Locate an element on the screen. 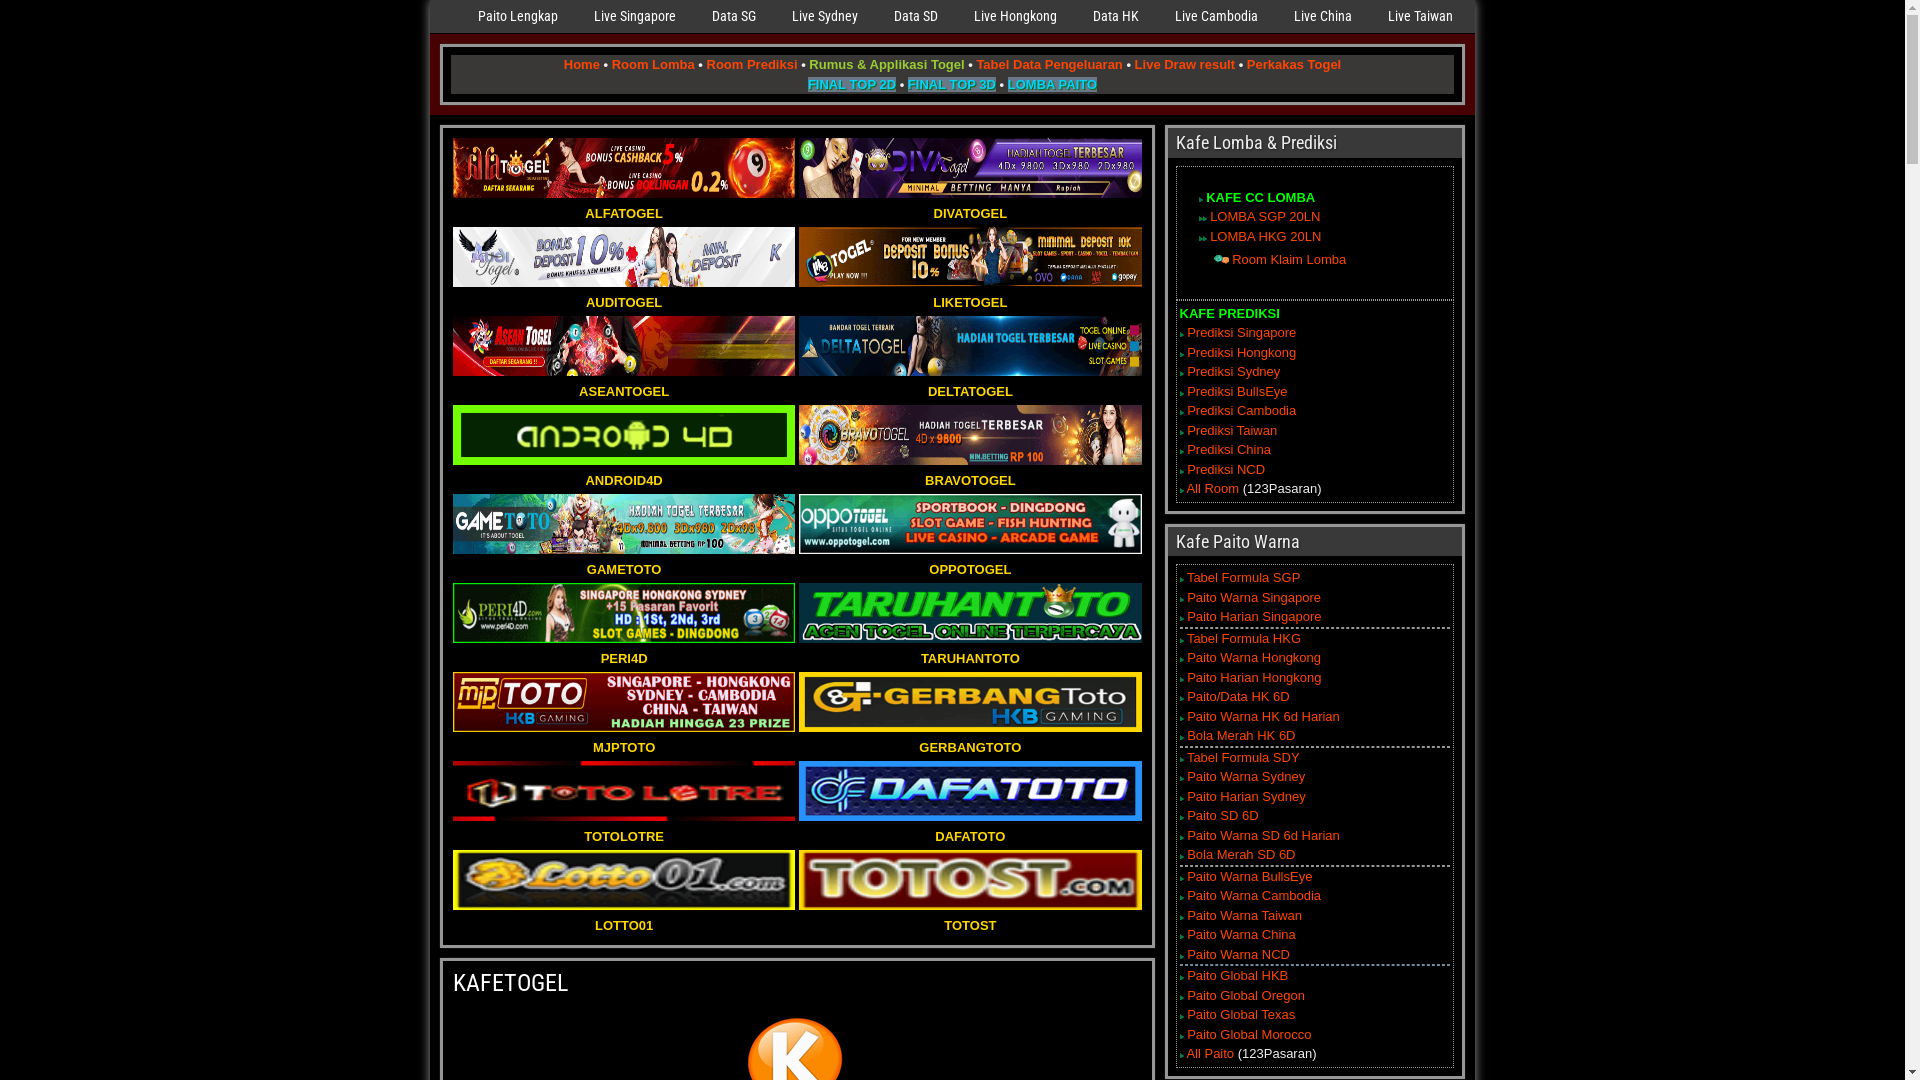 The width and height of the screenshot is (1920, 1080). 'Data SD' is located at coordinates (915, 16).